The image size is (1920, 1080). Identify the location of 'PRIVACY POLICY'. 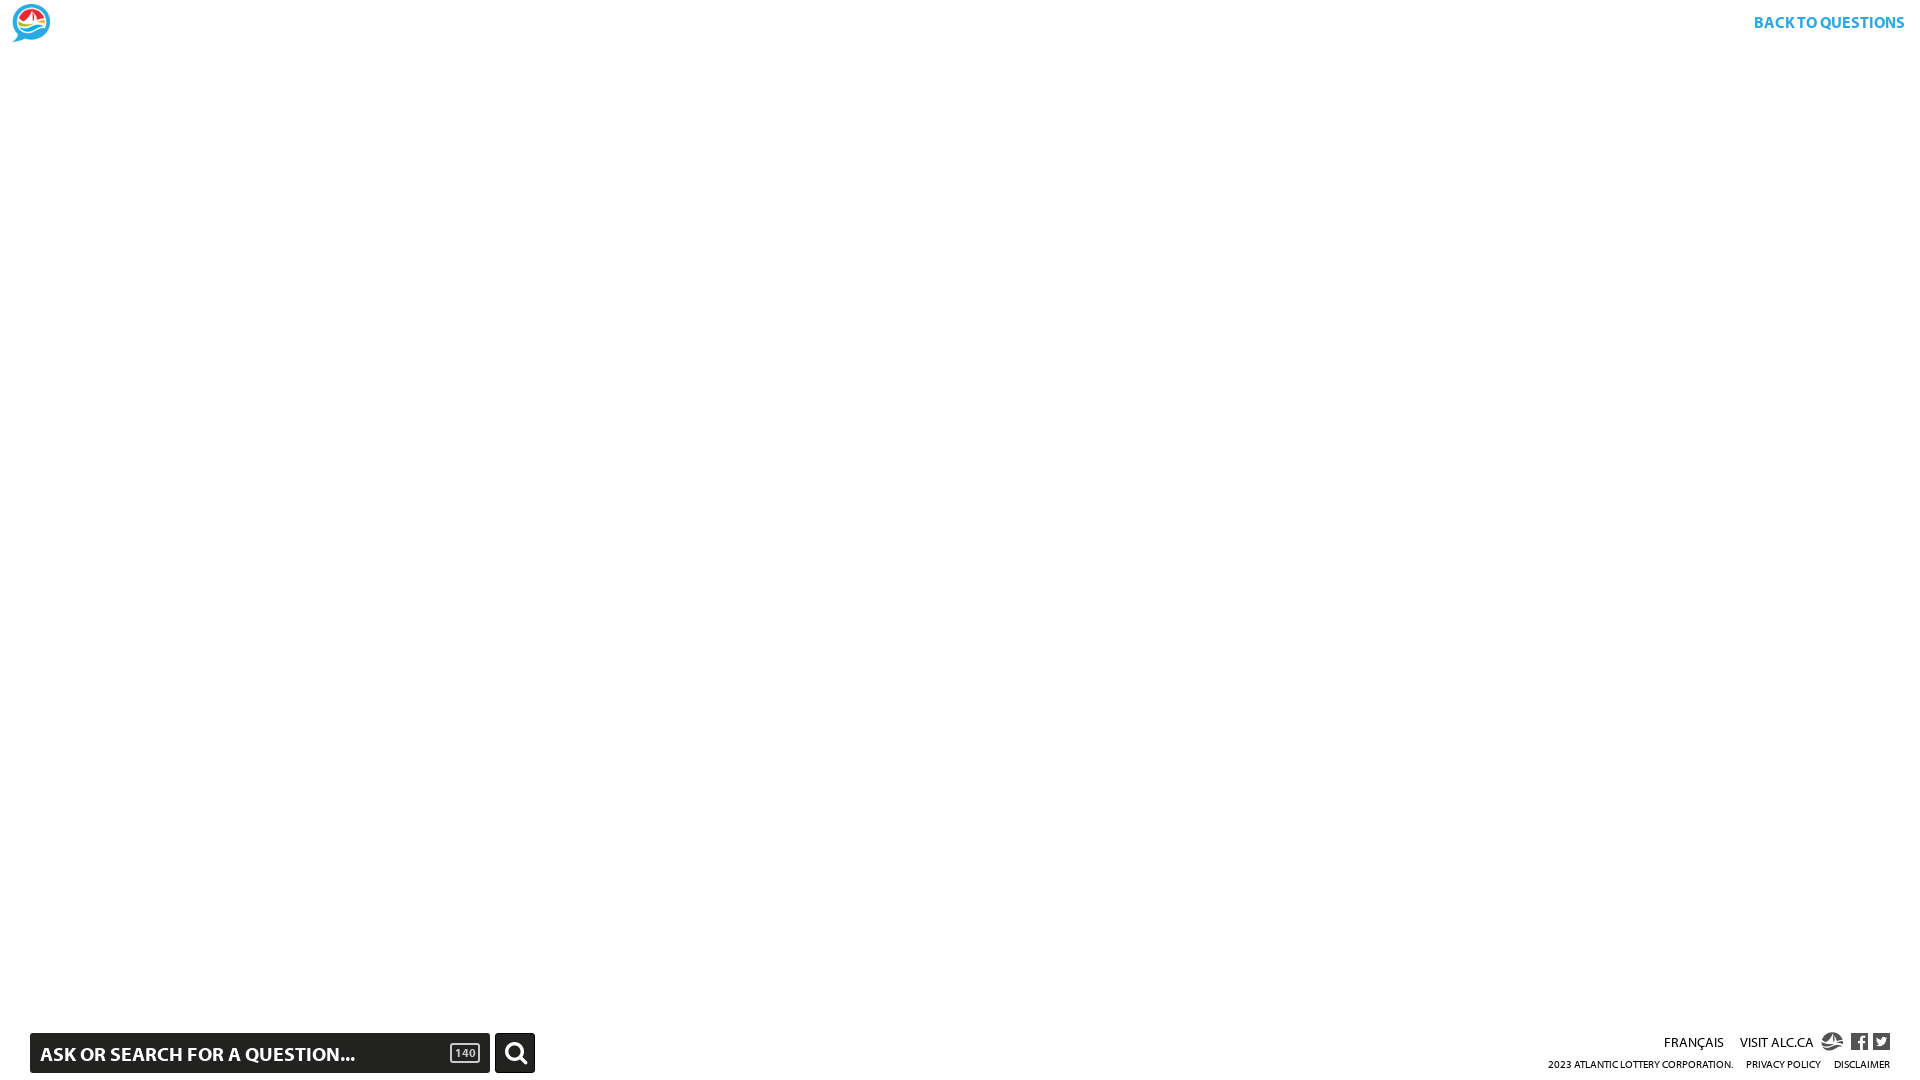
(1745, 1063).